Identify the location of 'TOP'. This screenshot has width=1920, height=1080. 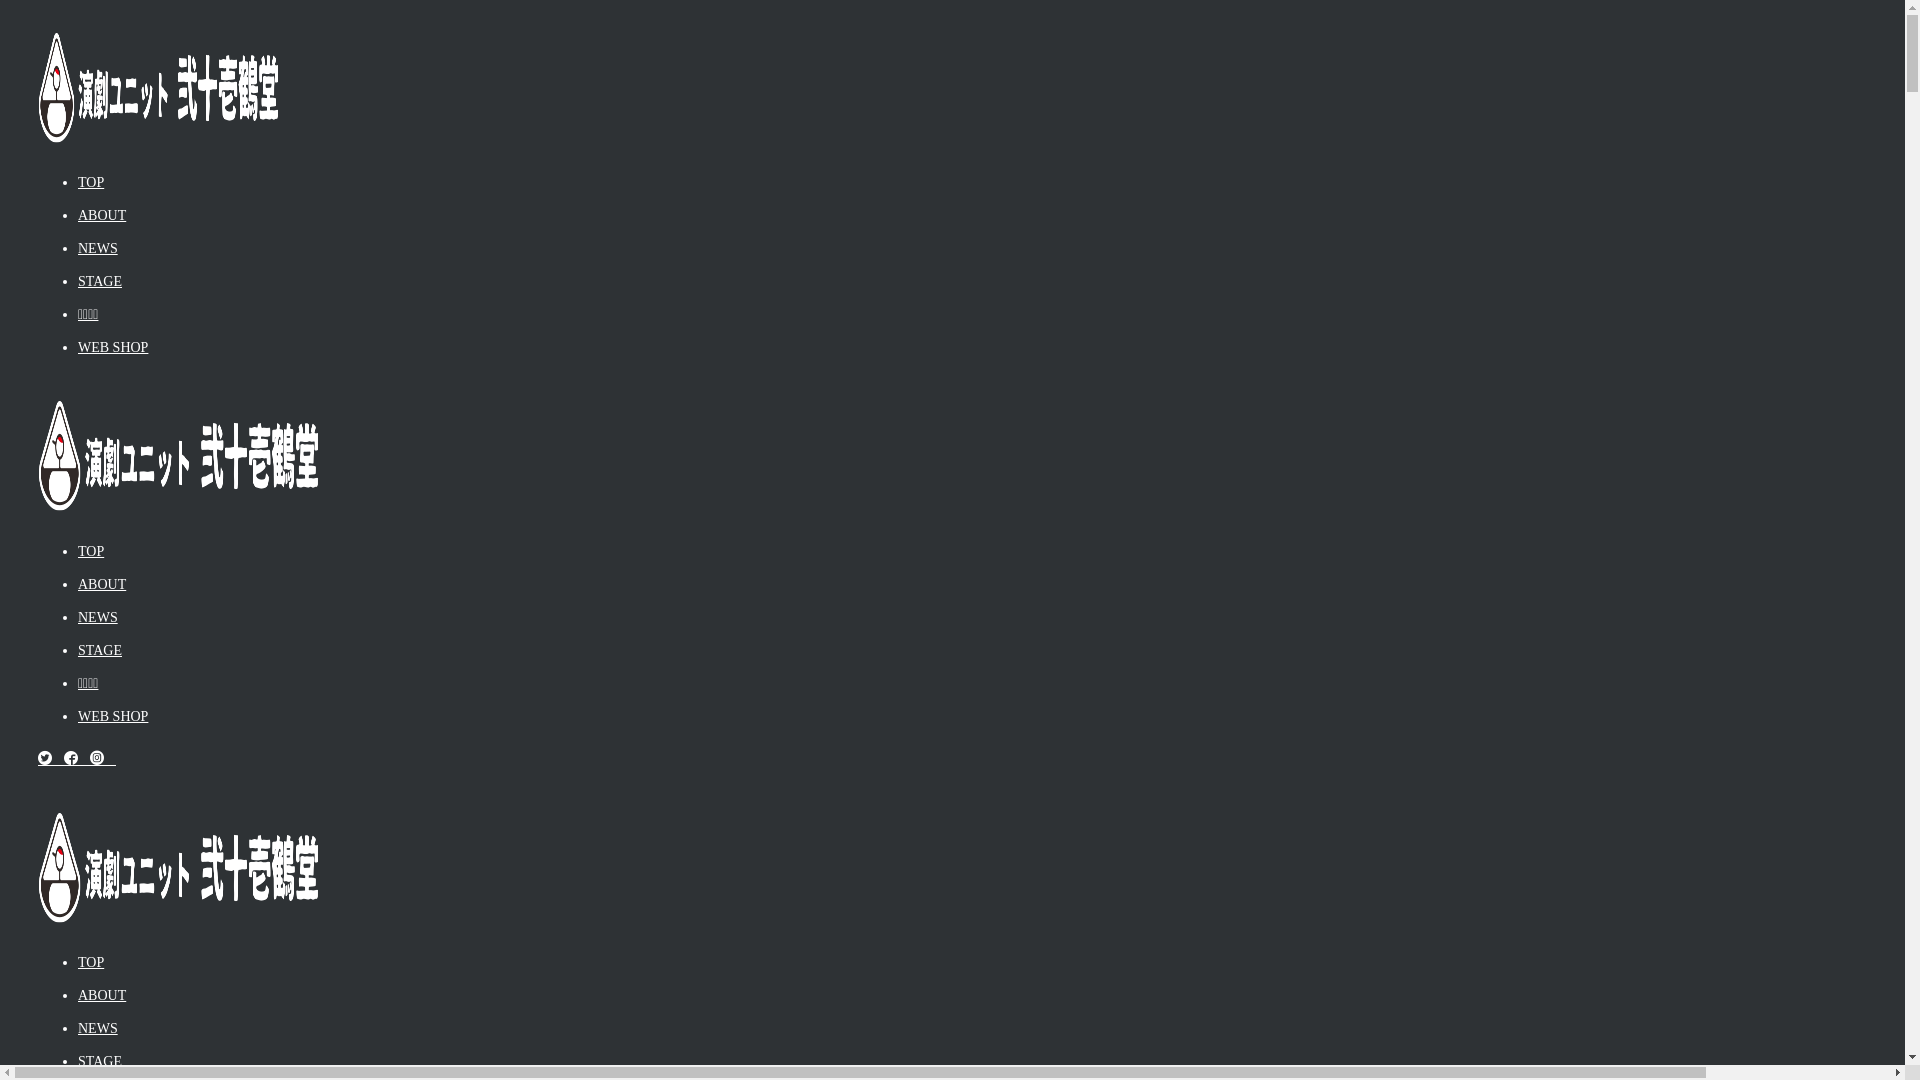
(90, 551).